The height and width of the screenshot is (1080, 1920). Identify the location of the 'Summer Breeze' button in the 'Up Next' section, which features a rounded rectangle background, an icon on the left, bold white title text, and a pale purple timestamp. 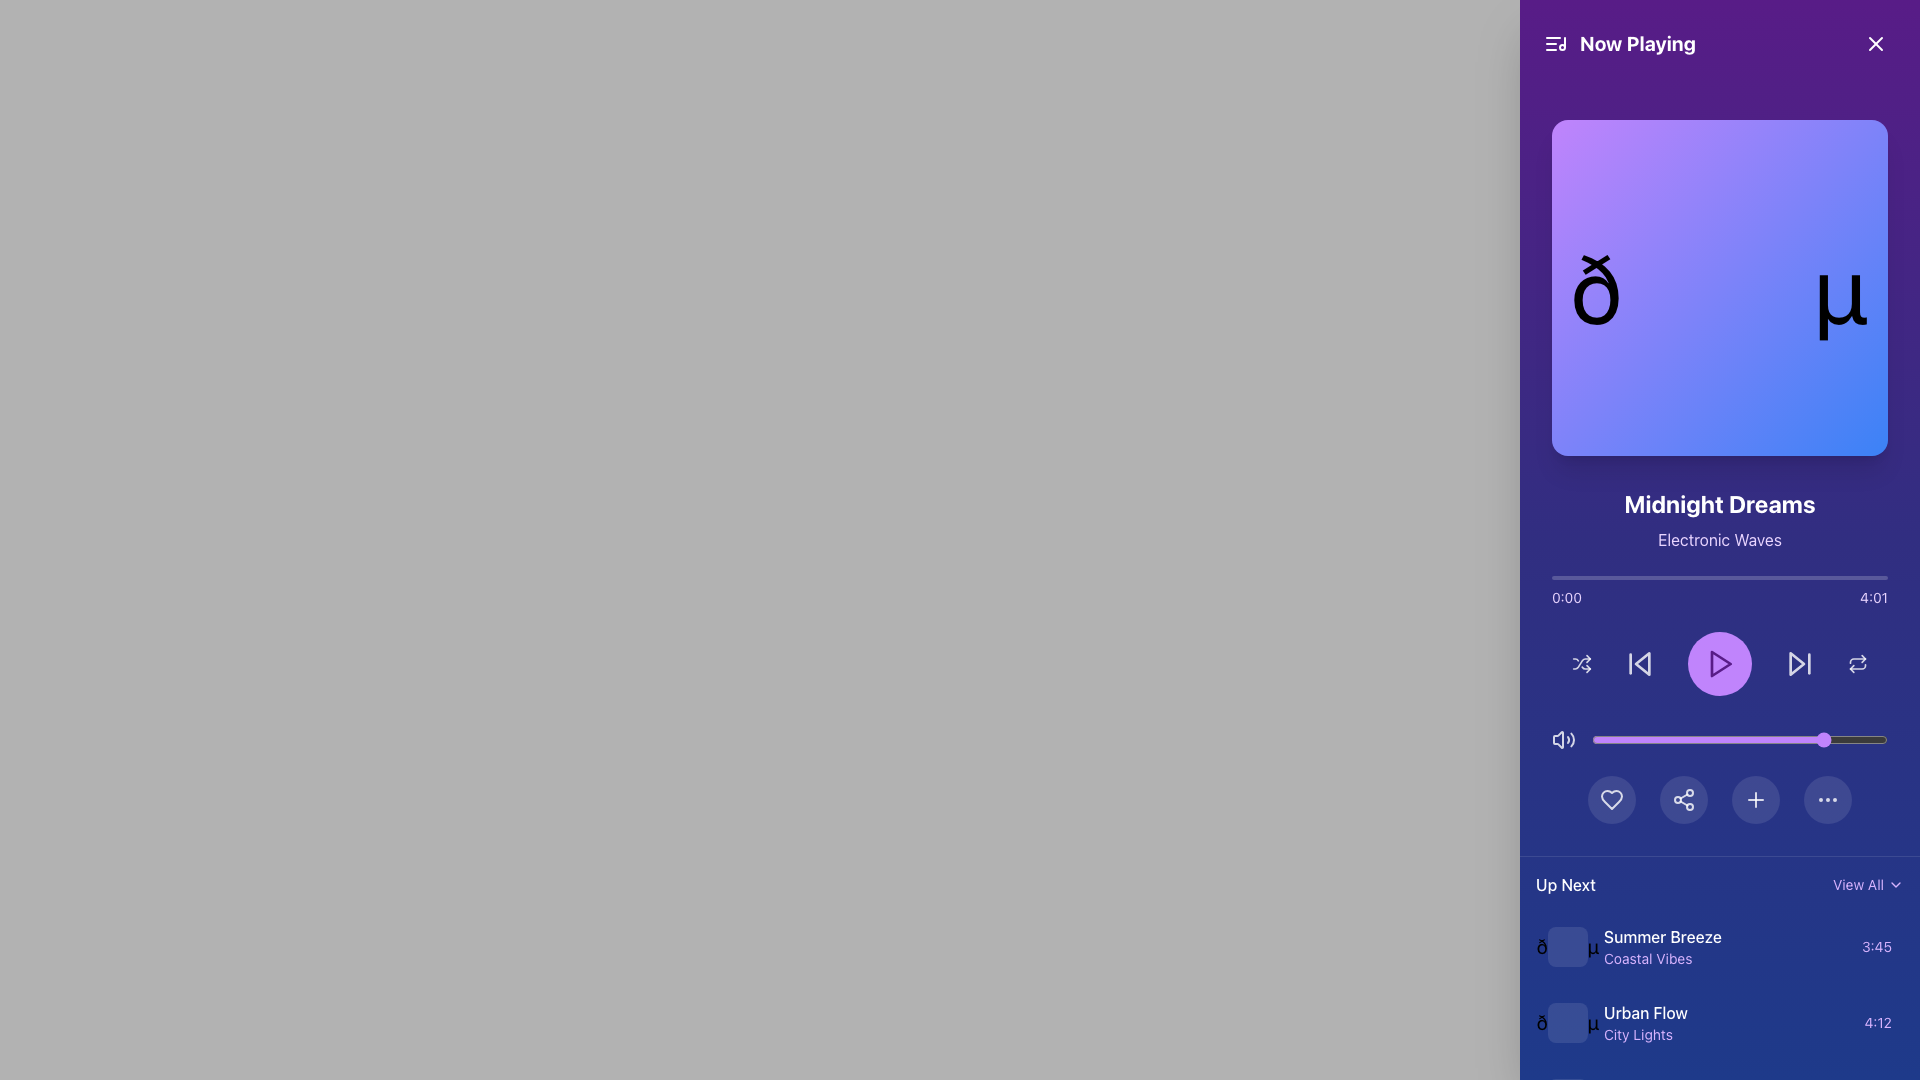
(1718, 946).